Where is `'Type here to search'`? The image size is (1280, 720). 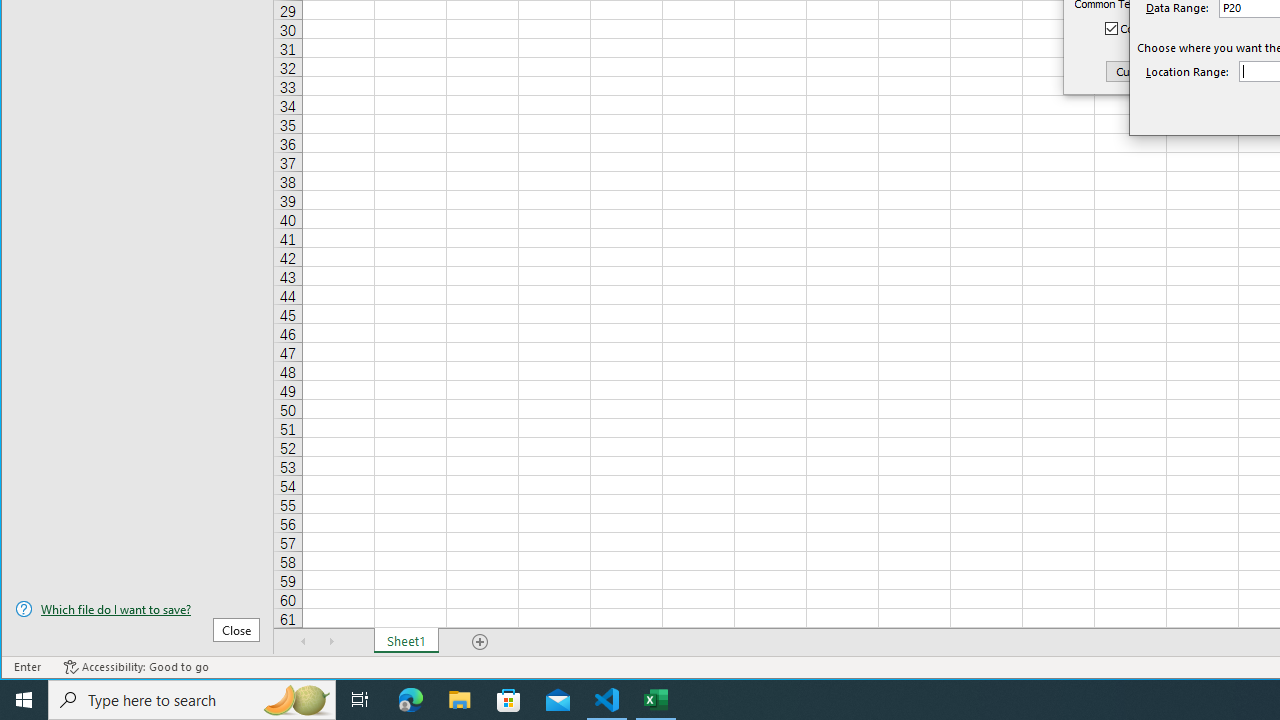
'Type here to search' is located at coordinates (192, 698).